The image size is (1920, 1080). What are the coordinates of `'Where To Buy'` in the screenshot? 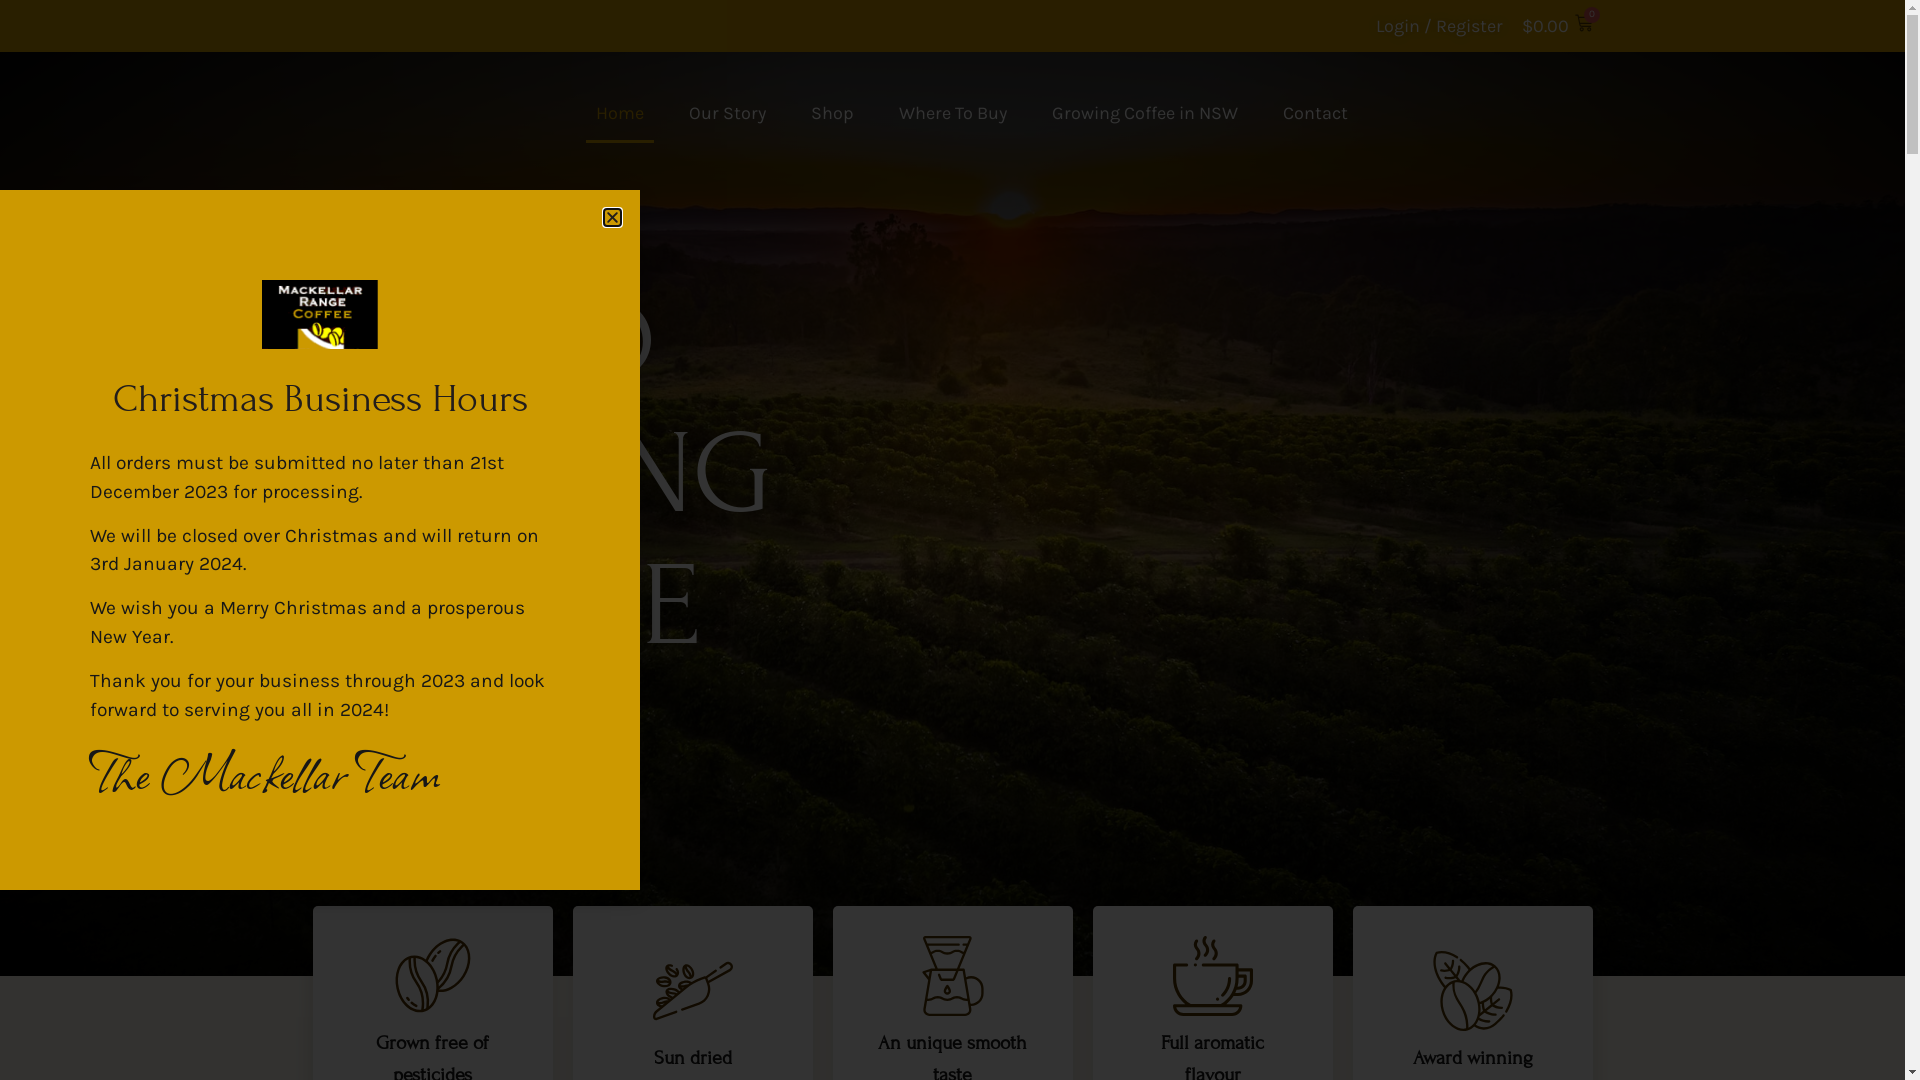 It's located at (950, 112).